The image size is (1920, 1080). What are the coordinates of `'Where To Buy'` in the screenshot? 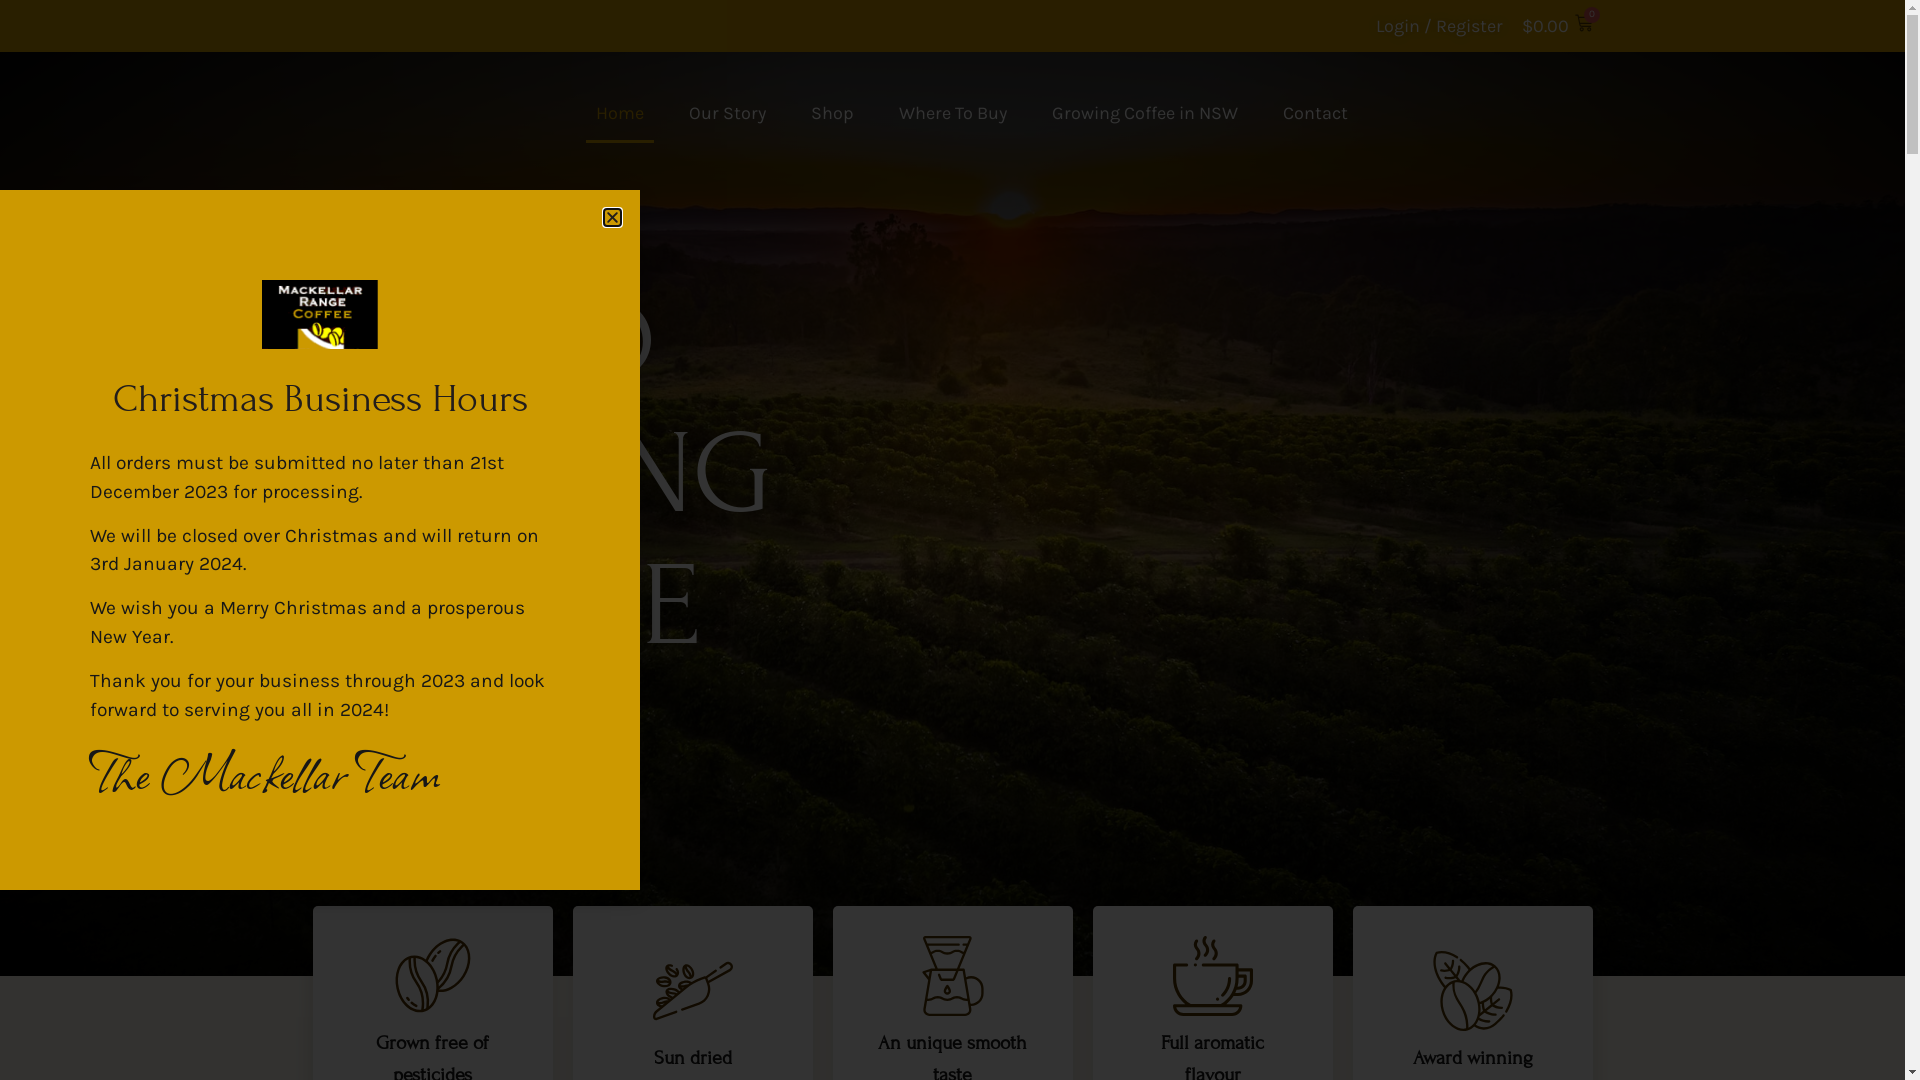 It's located at (950, 112).